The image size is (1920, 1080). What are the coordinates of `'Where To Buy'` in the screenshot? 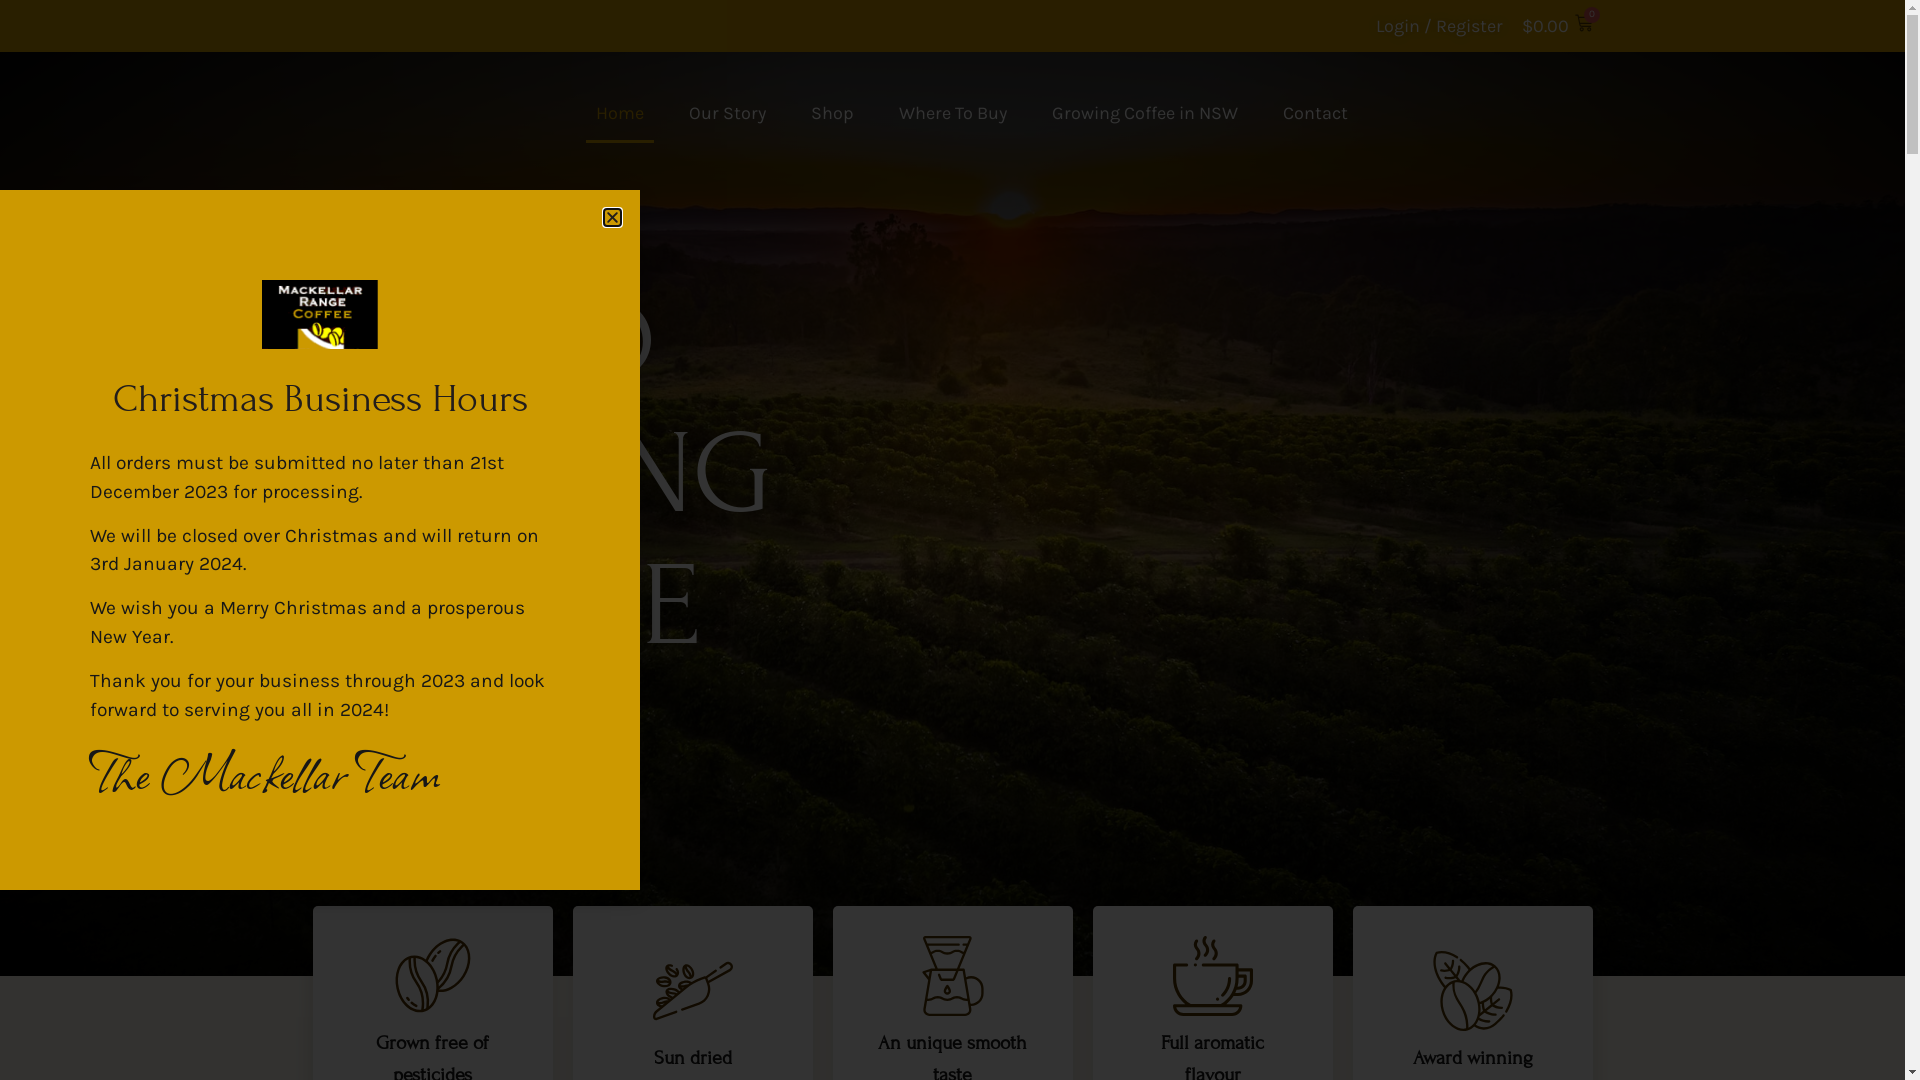 It's located at (950, 112).